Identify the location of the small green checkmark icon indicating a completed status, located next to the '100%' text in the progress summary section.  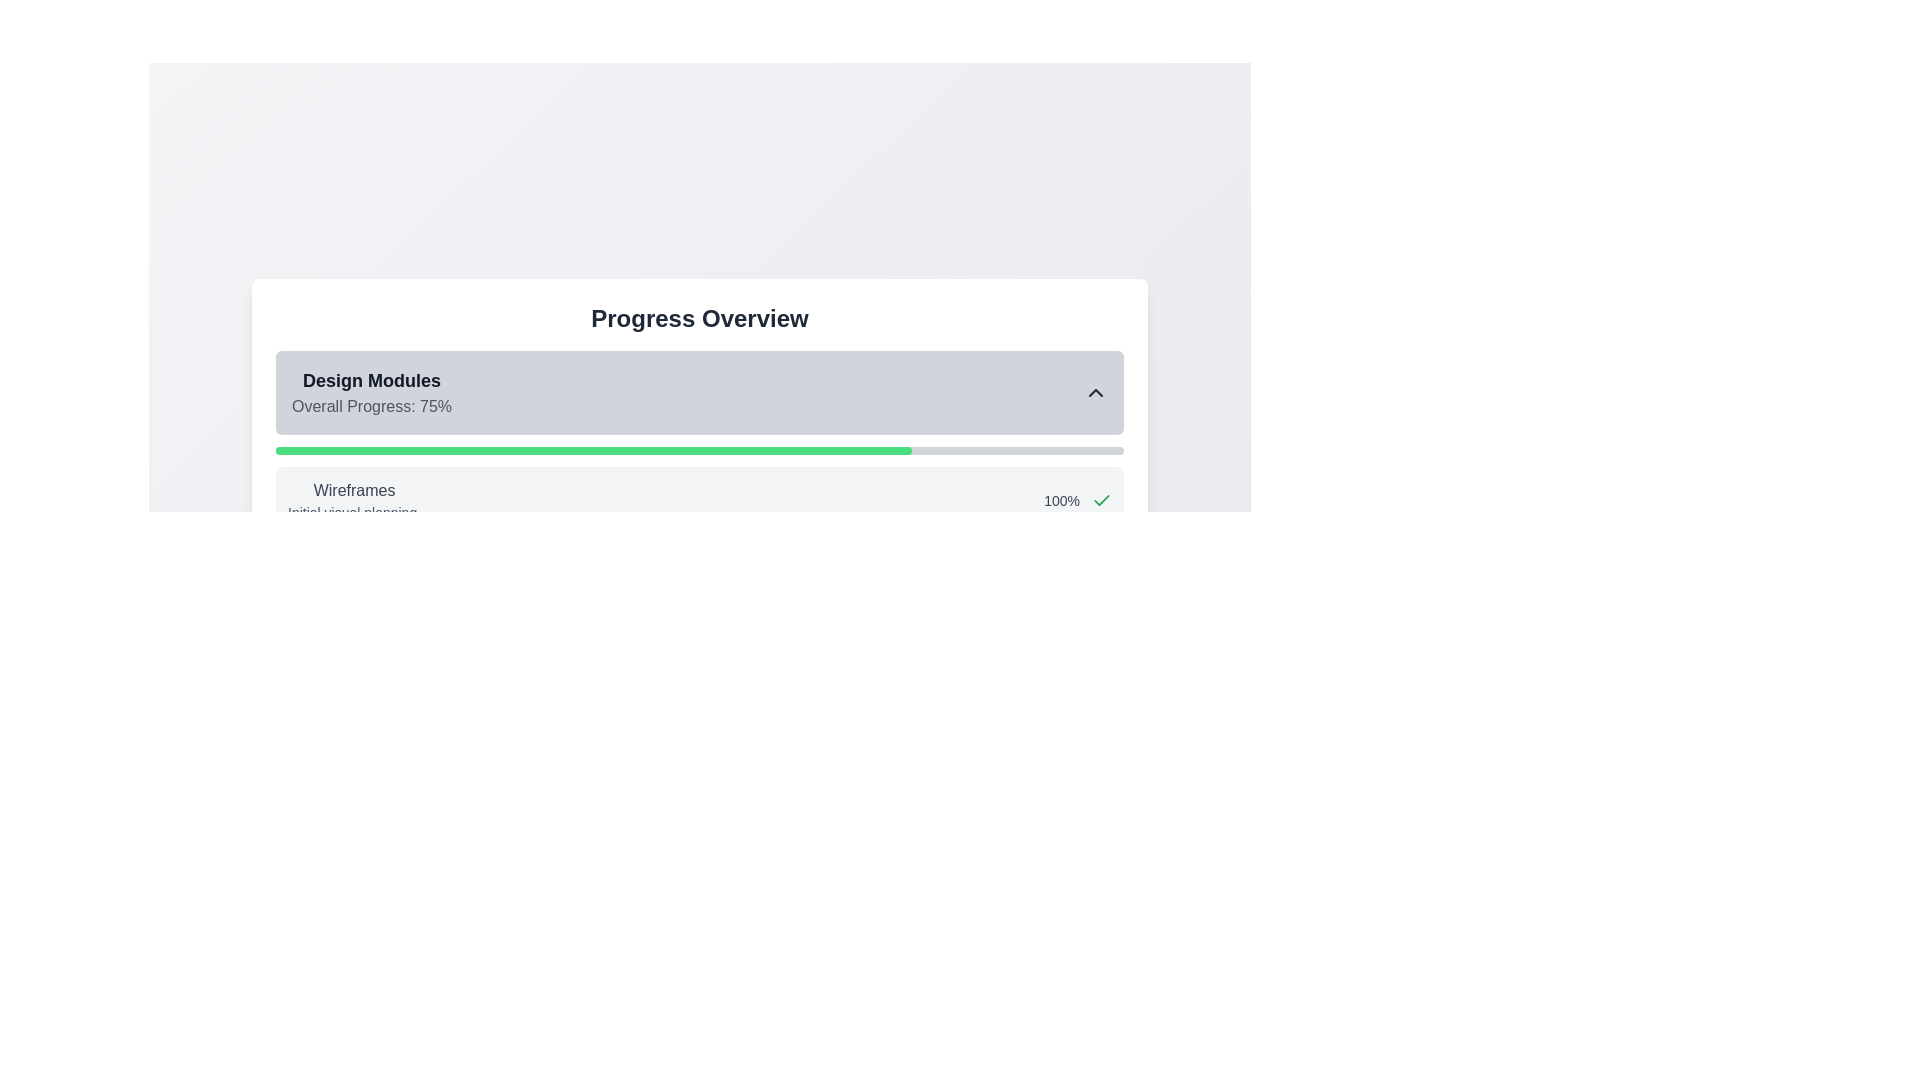
(1101, 500).